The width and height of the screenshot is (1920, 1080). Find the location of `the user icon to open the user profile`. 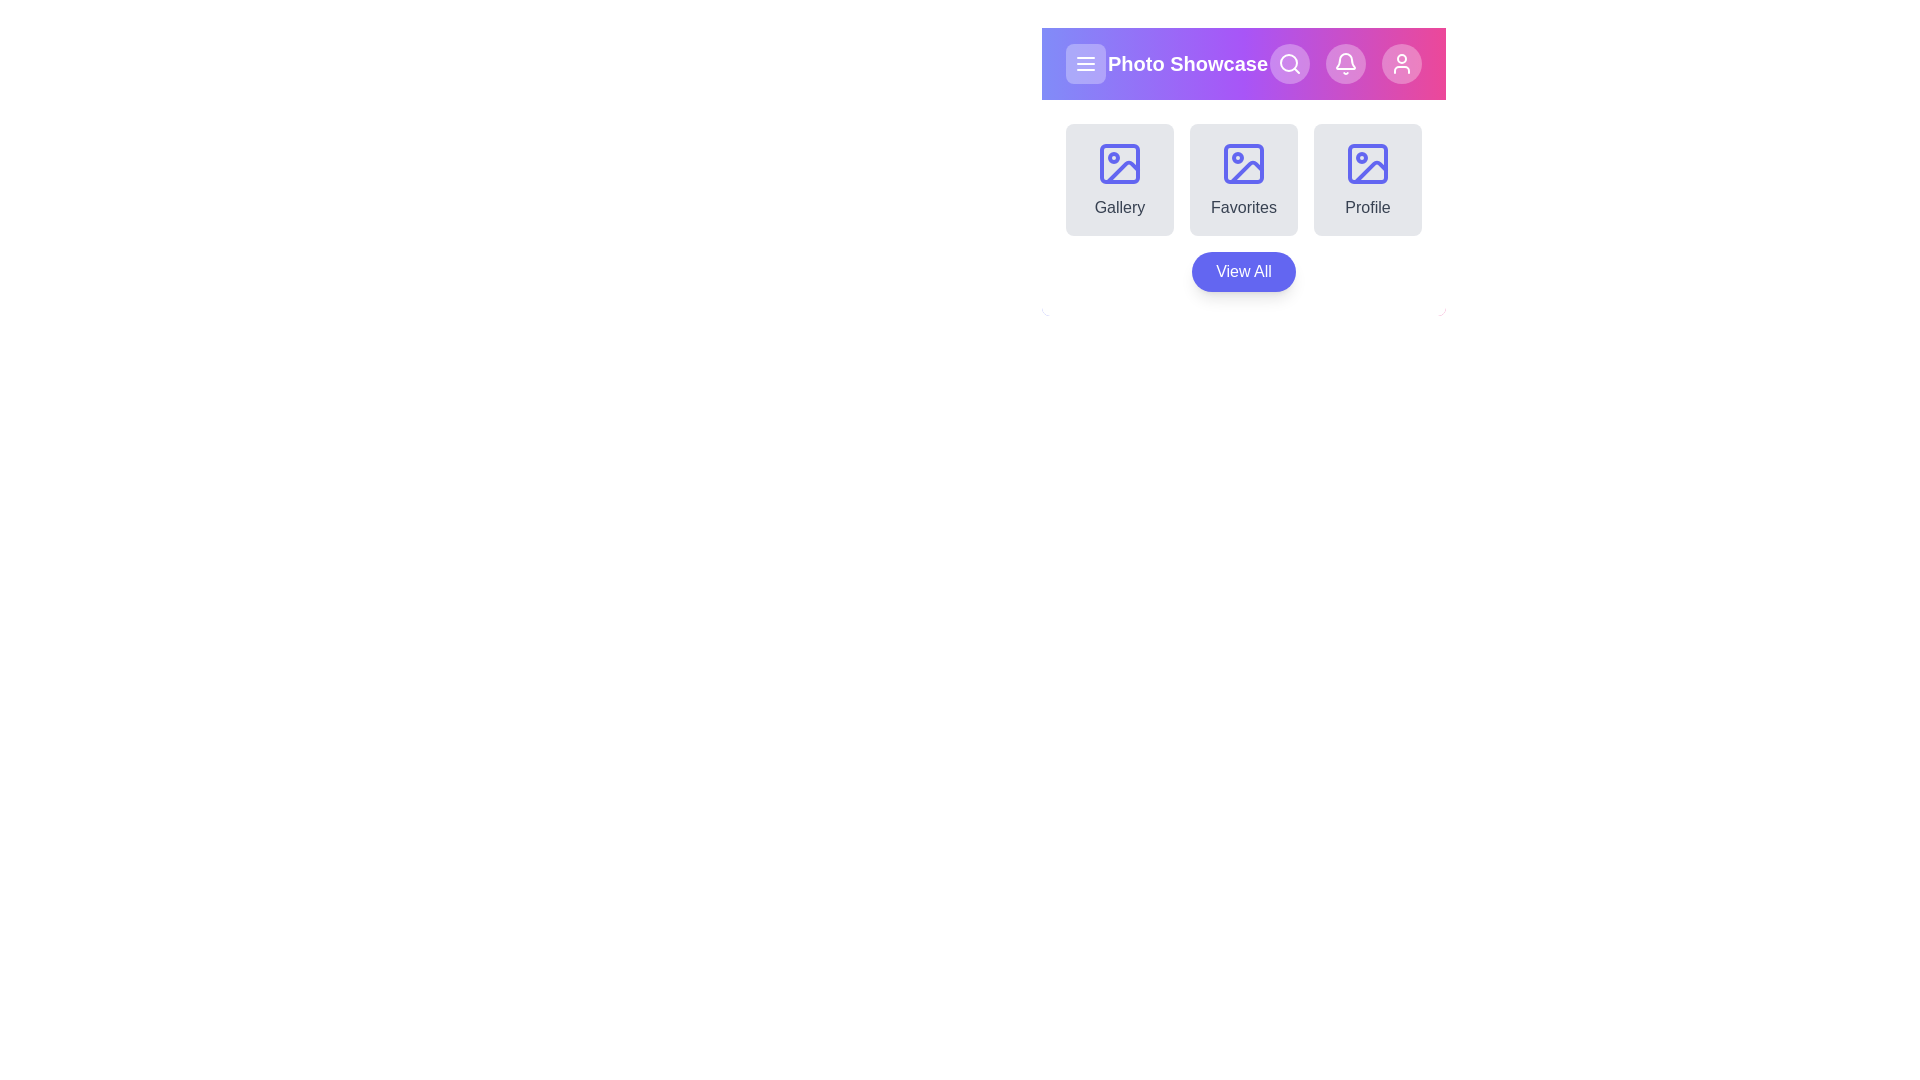

the user icon to open the user profile is located at coordinates (1400, 63).